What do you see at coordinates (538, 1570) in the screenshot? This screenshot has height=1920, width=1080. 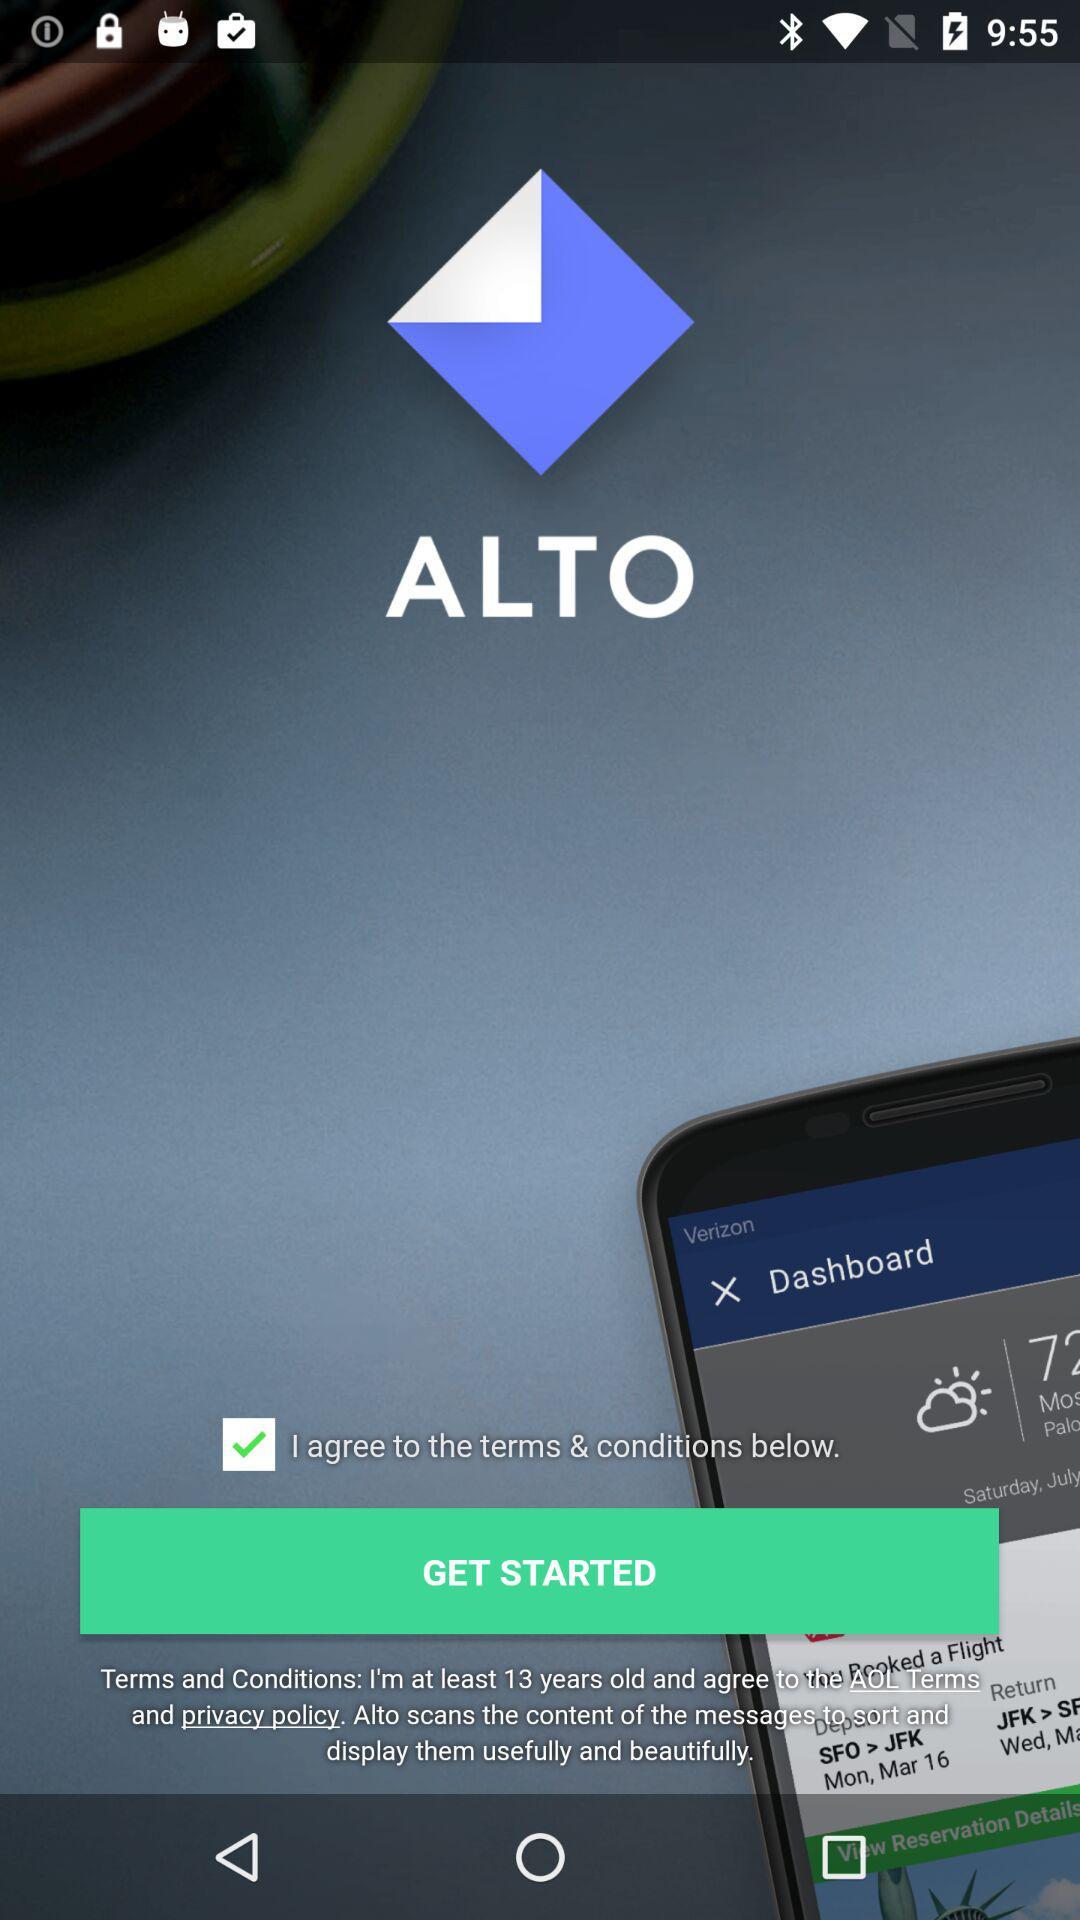 I see `the get started` at bounding box center [538, 1570].